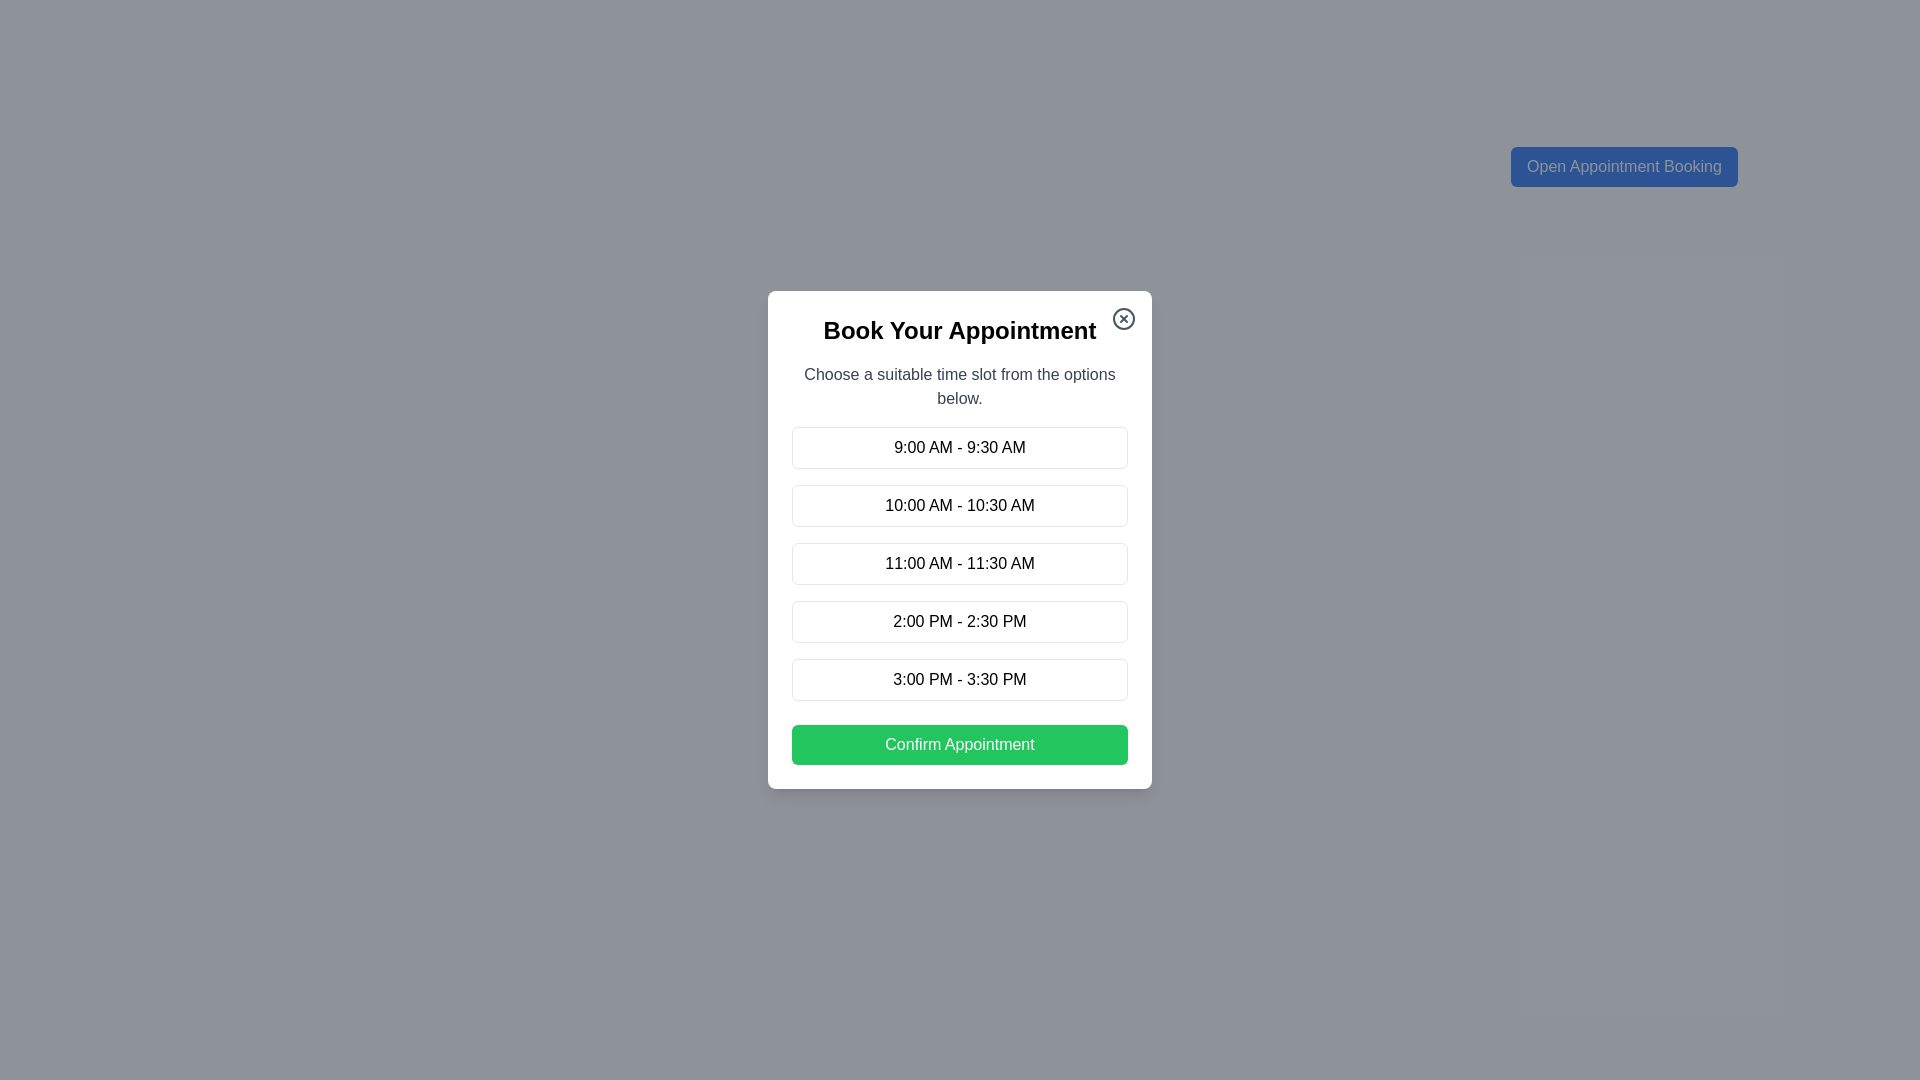  I want to click on the text label displaying the time range '3:00 PM - 3:30 PM', which is located in the fifth selectable time slot of the appointment selection modal, so click(960, 678).